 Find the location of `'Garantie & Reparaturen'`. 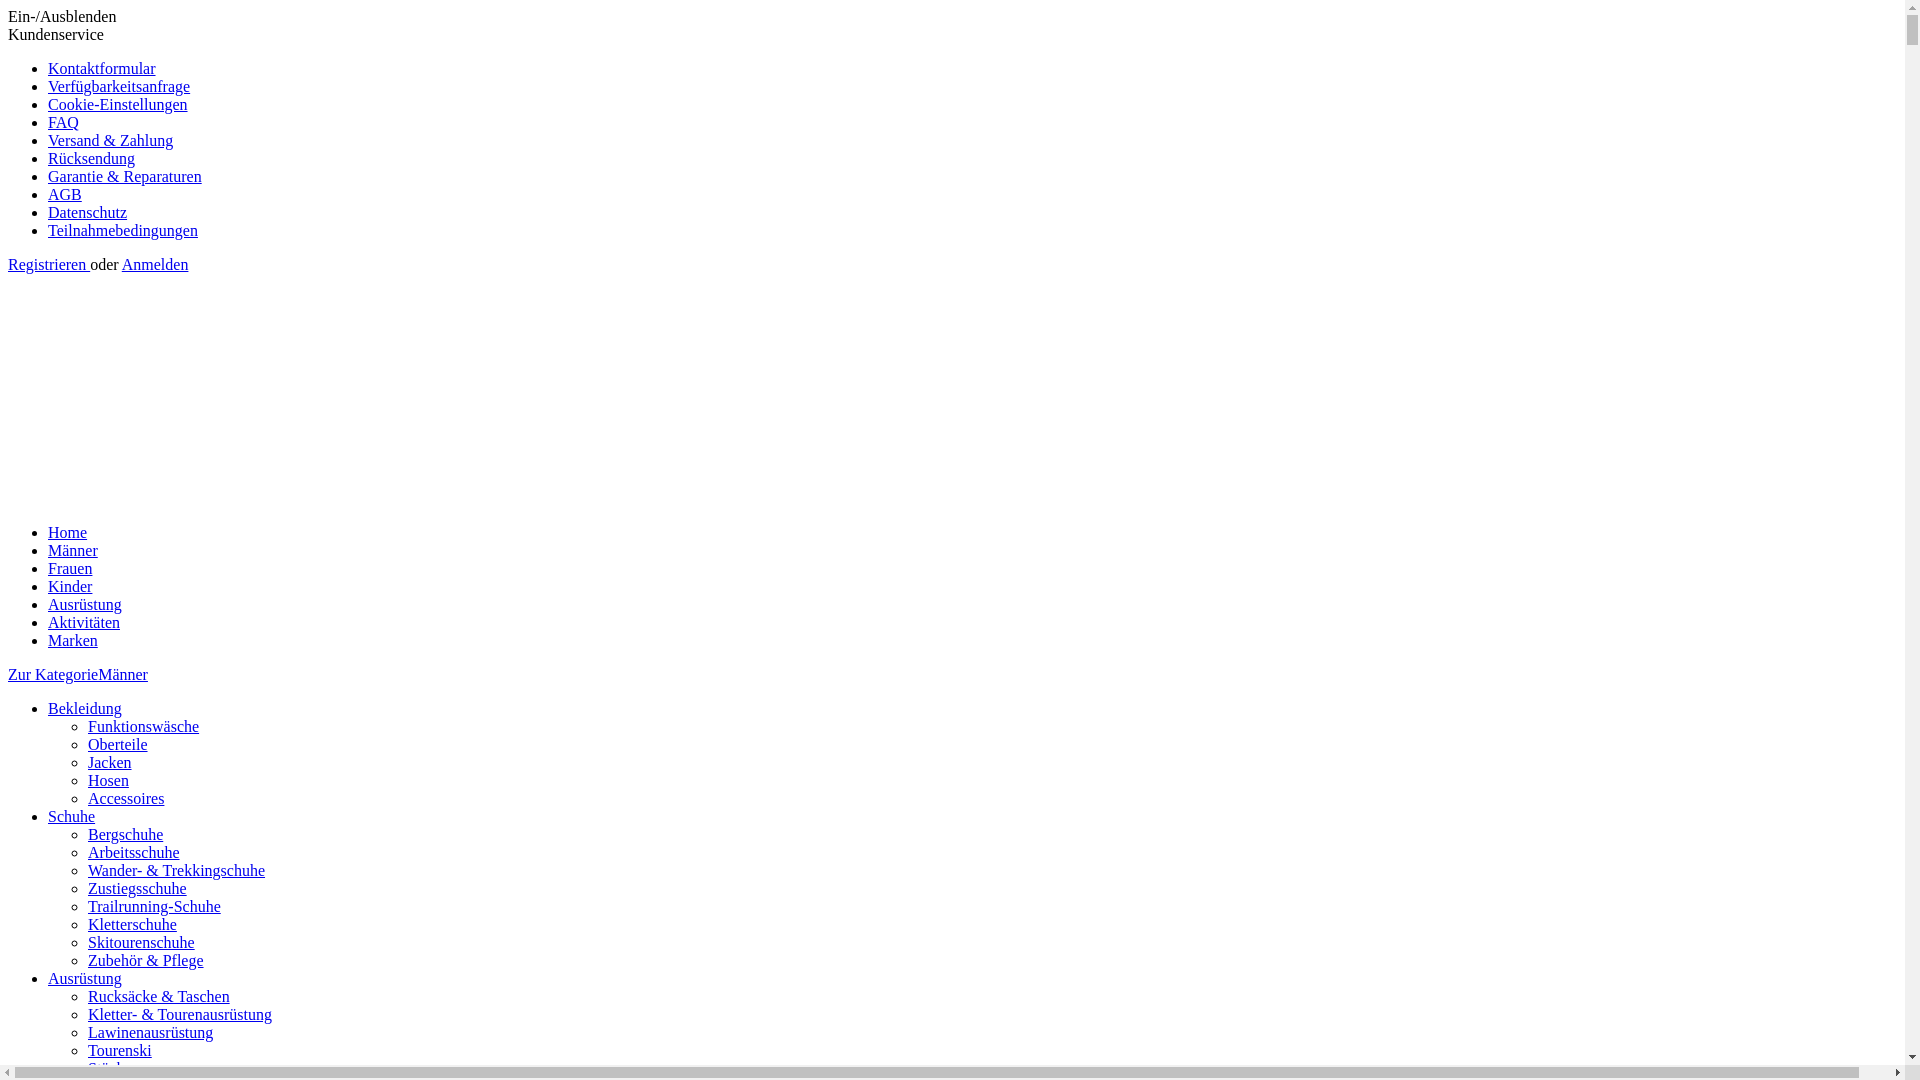

'Garantie & Reparaturen' is located at coordinates (123, 175).